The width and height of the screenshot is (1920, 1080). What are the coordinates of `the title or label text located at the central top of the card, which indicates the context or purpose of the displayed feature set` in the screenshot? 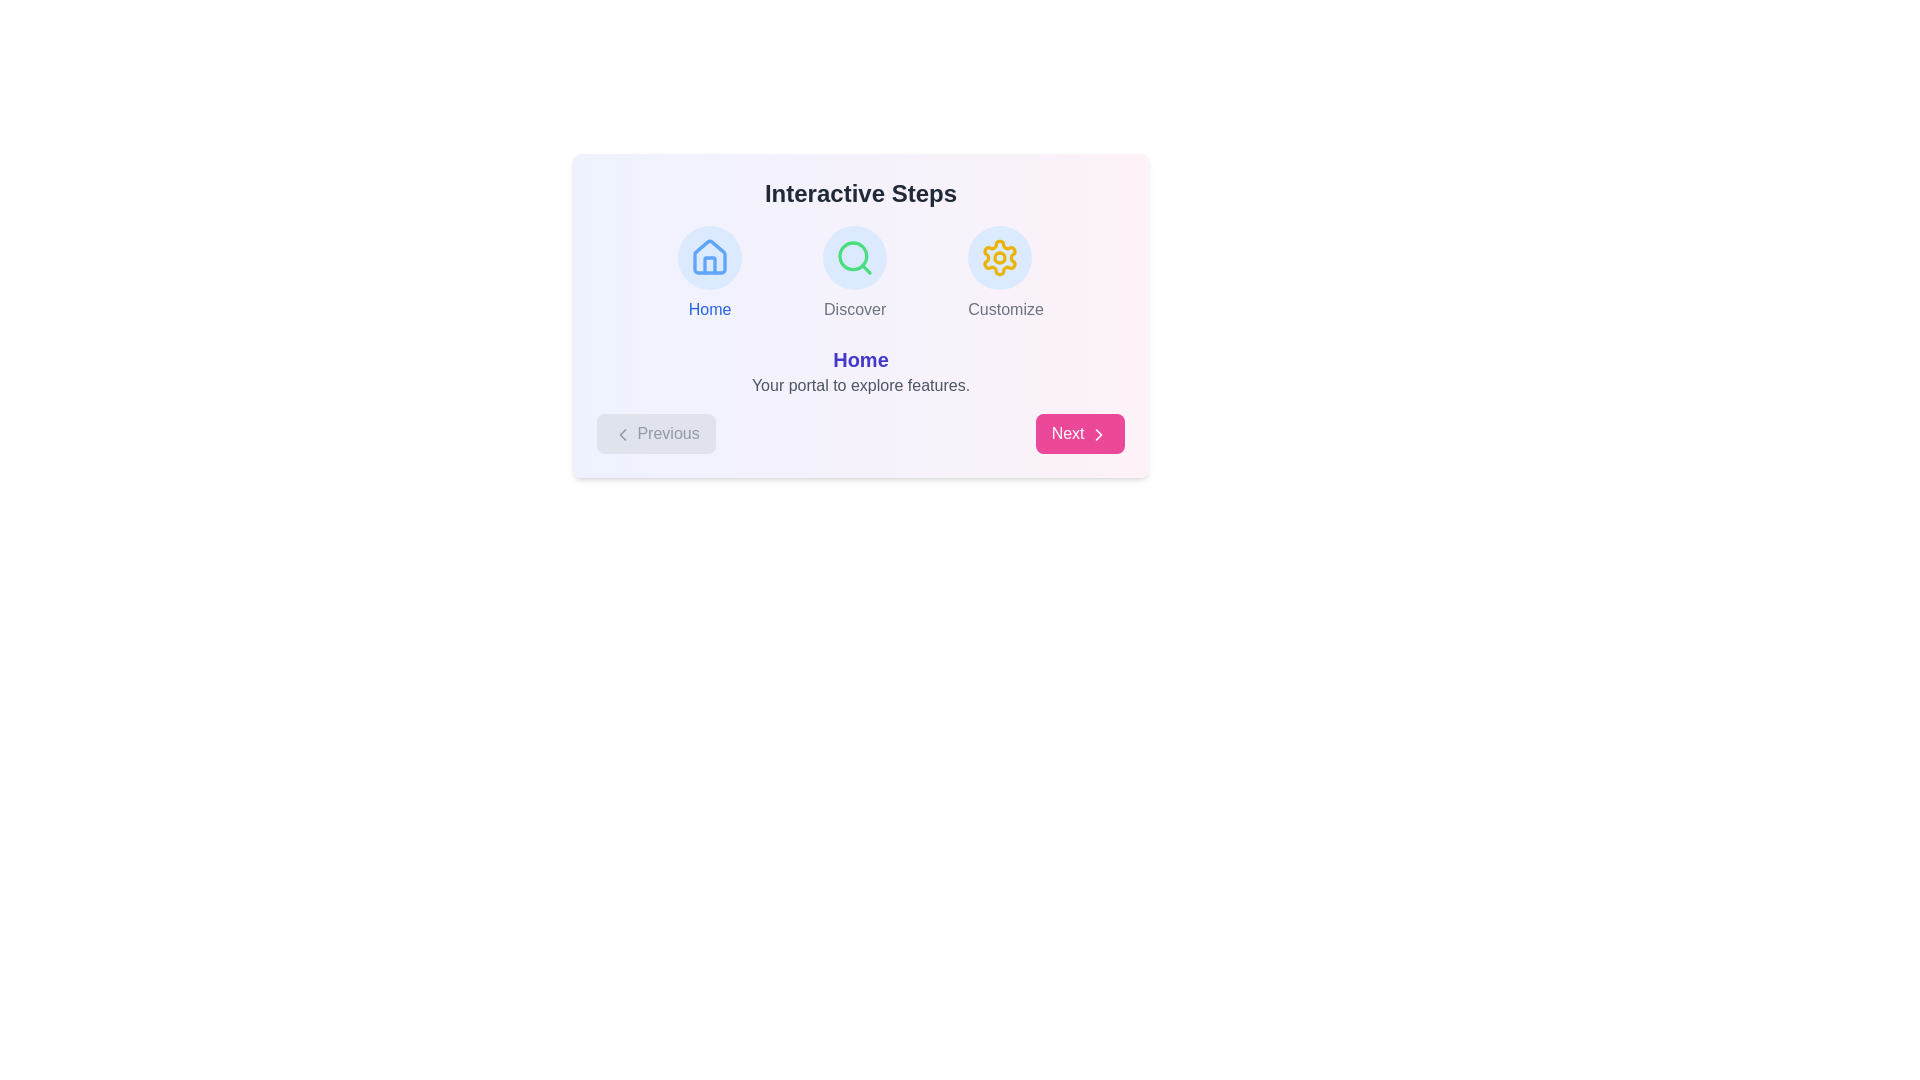 It's located at (860, 193).